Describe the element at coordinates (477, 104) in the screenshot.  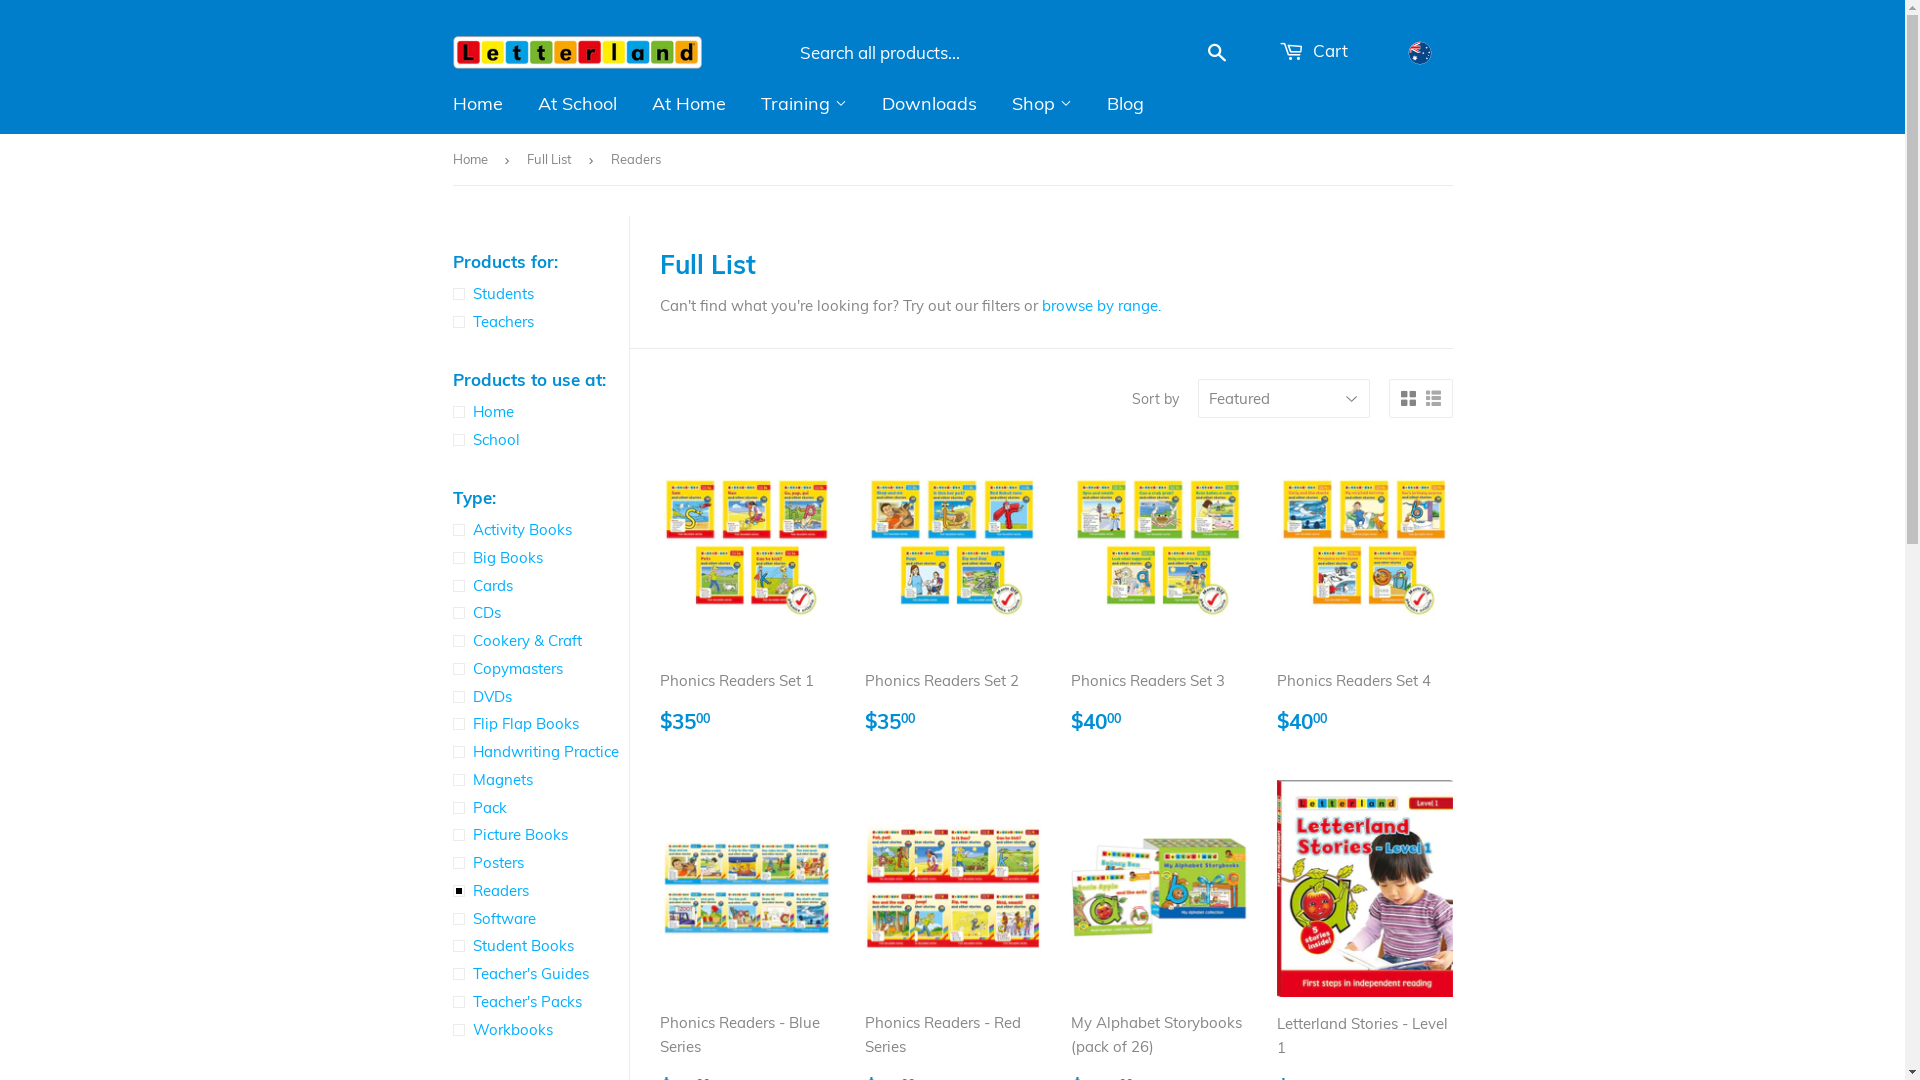
I see `'Home'` at that location.